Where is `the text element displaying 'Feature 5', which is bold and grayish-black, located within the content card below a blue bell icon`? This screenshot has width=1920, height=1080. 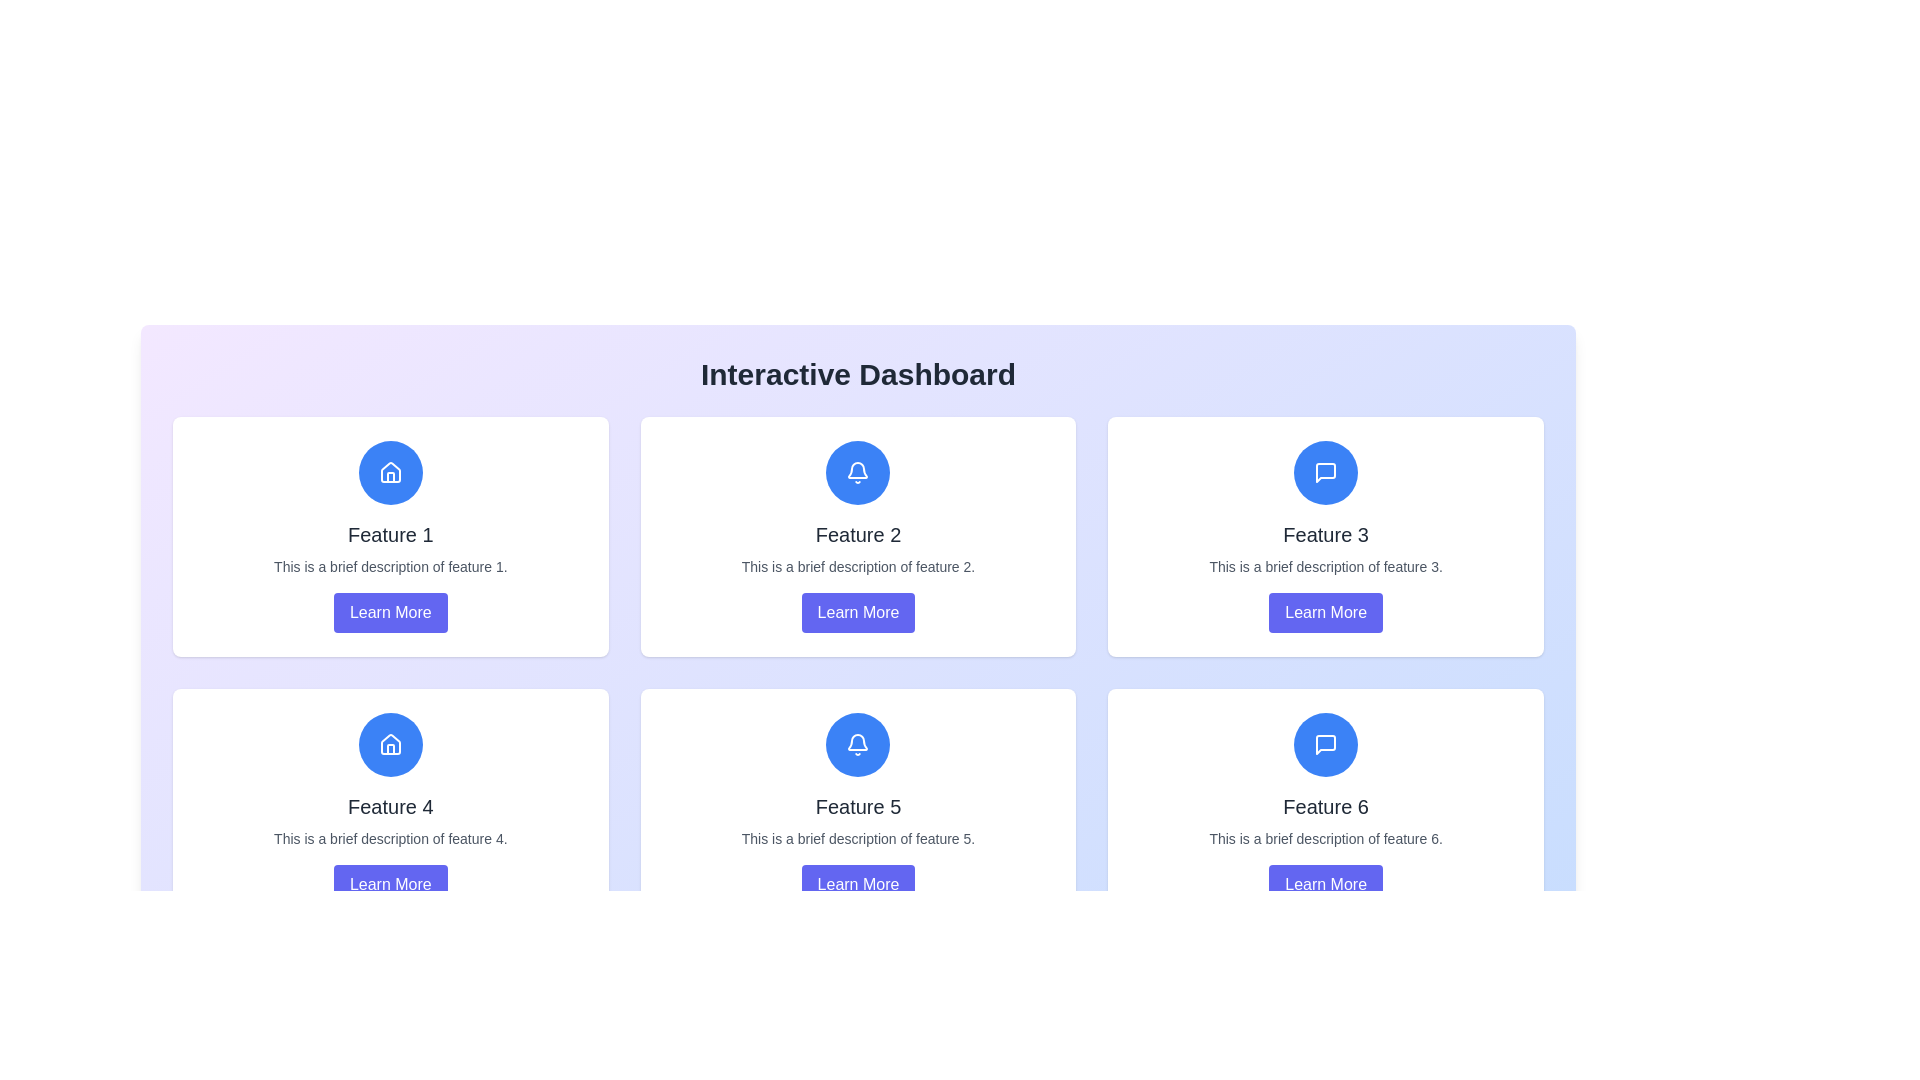 the text element displaying 'Feature 5', which is bold and grayish-black, located within the content card below a blue bell icon is located at coordinates (858, 805).